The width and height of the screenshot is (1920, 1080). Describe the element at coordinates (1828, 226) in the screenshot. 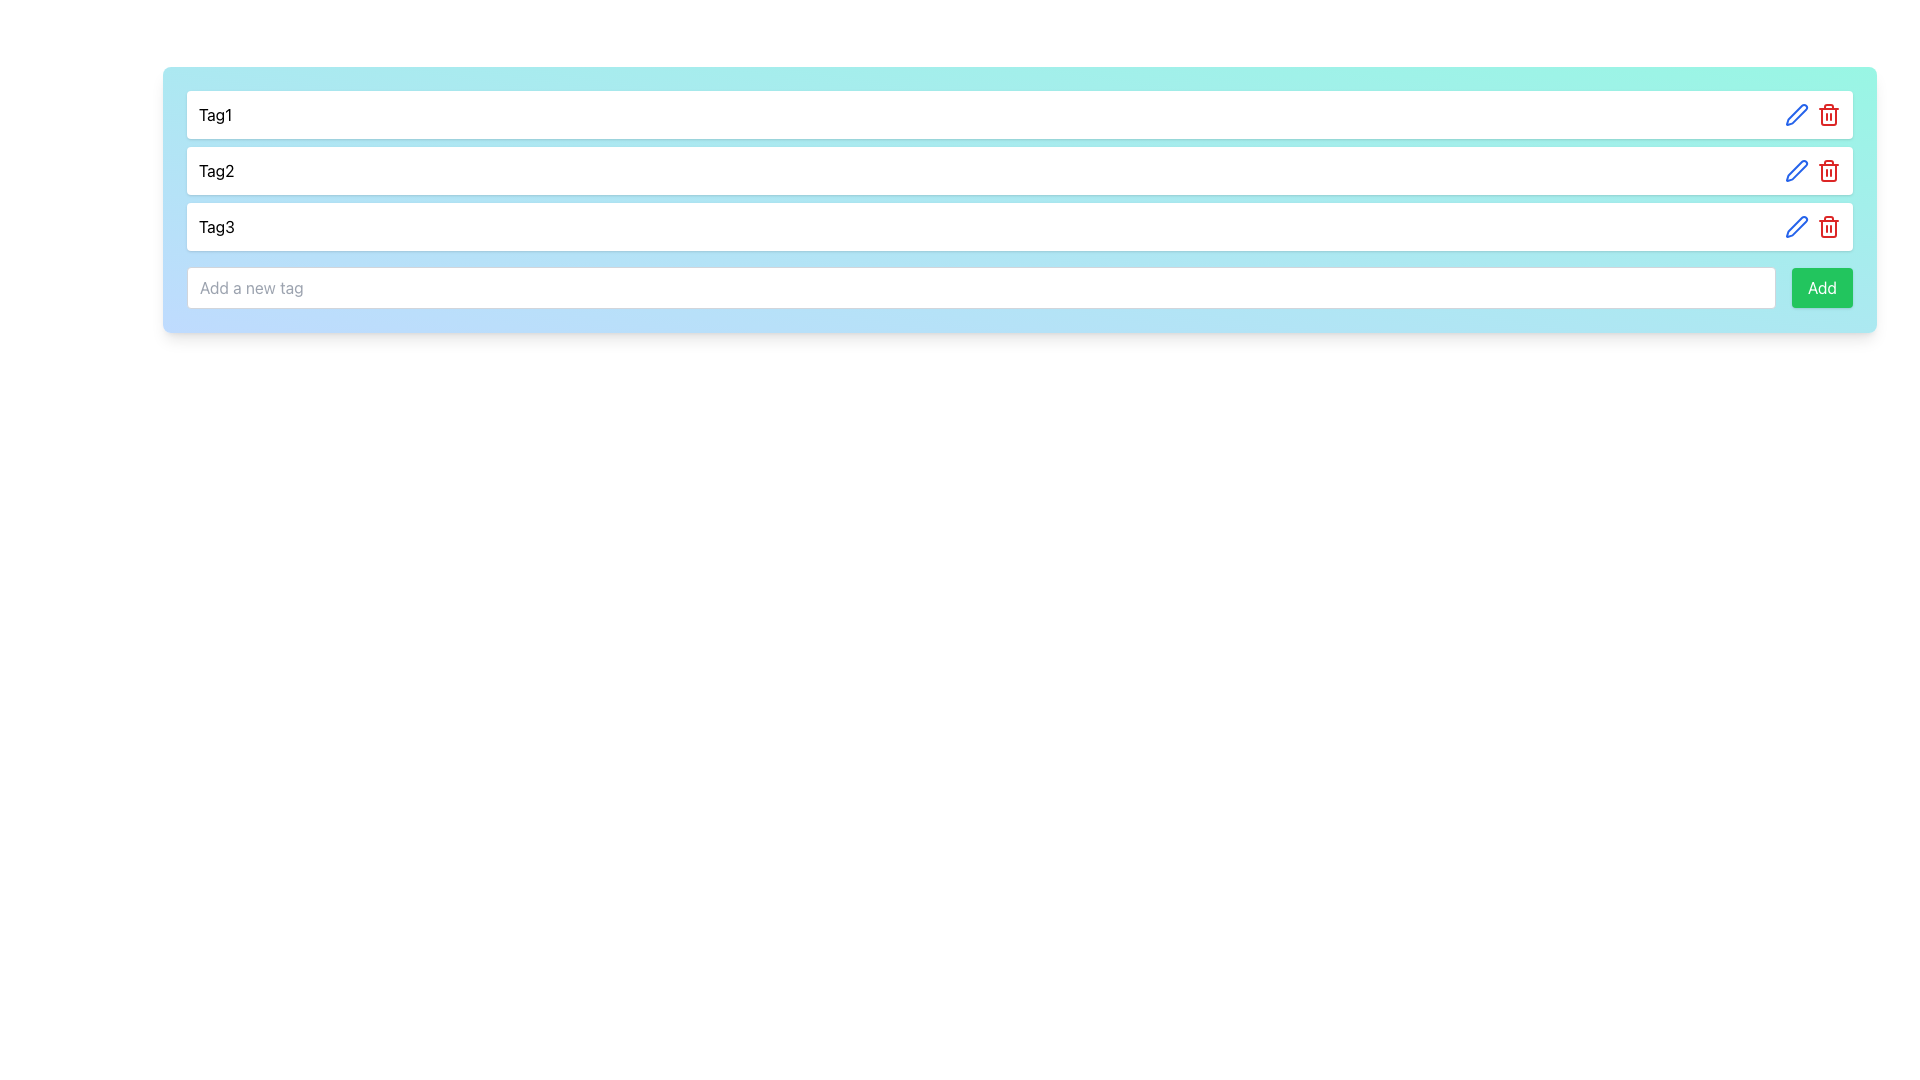

I see `the delete action button located at the far right of each tag item row` at that location.